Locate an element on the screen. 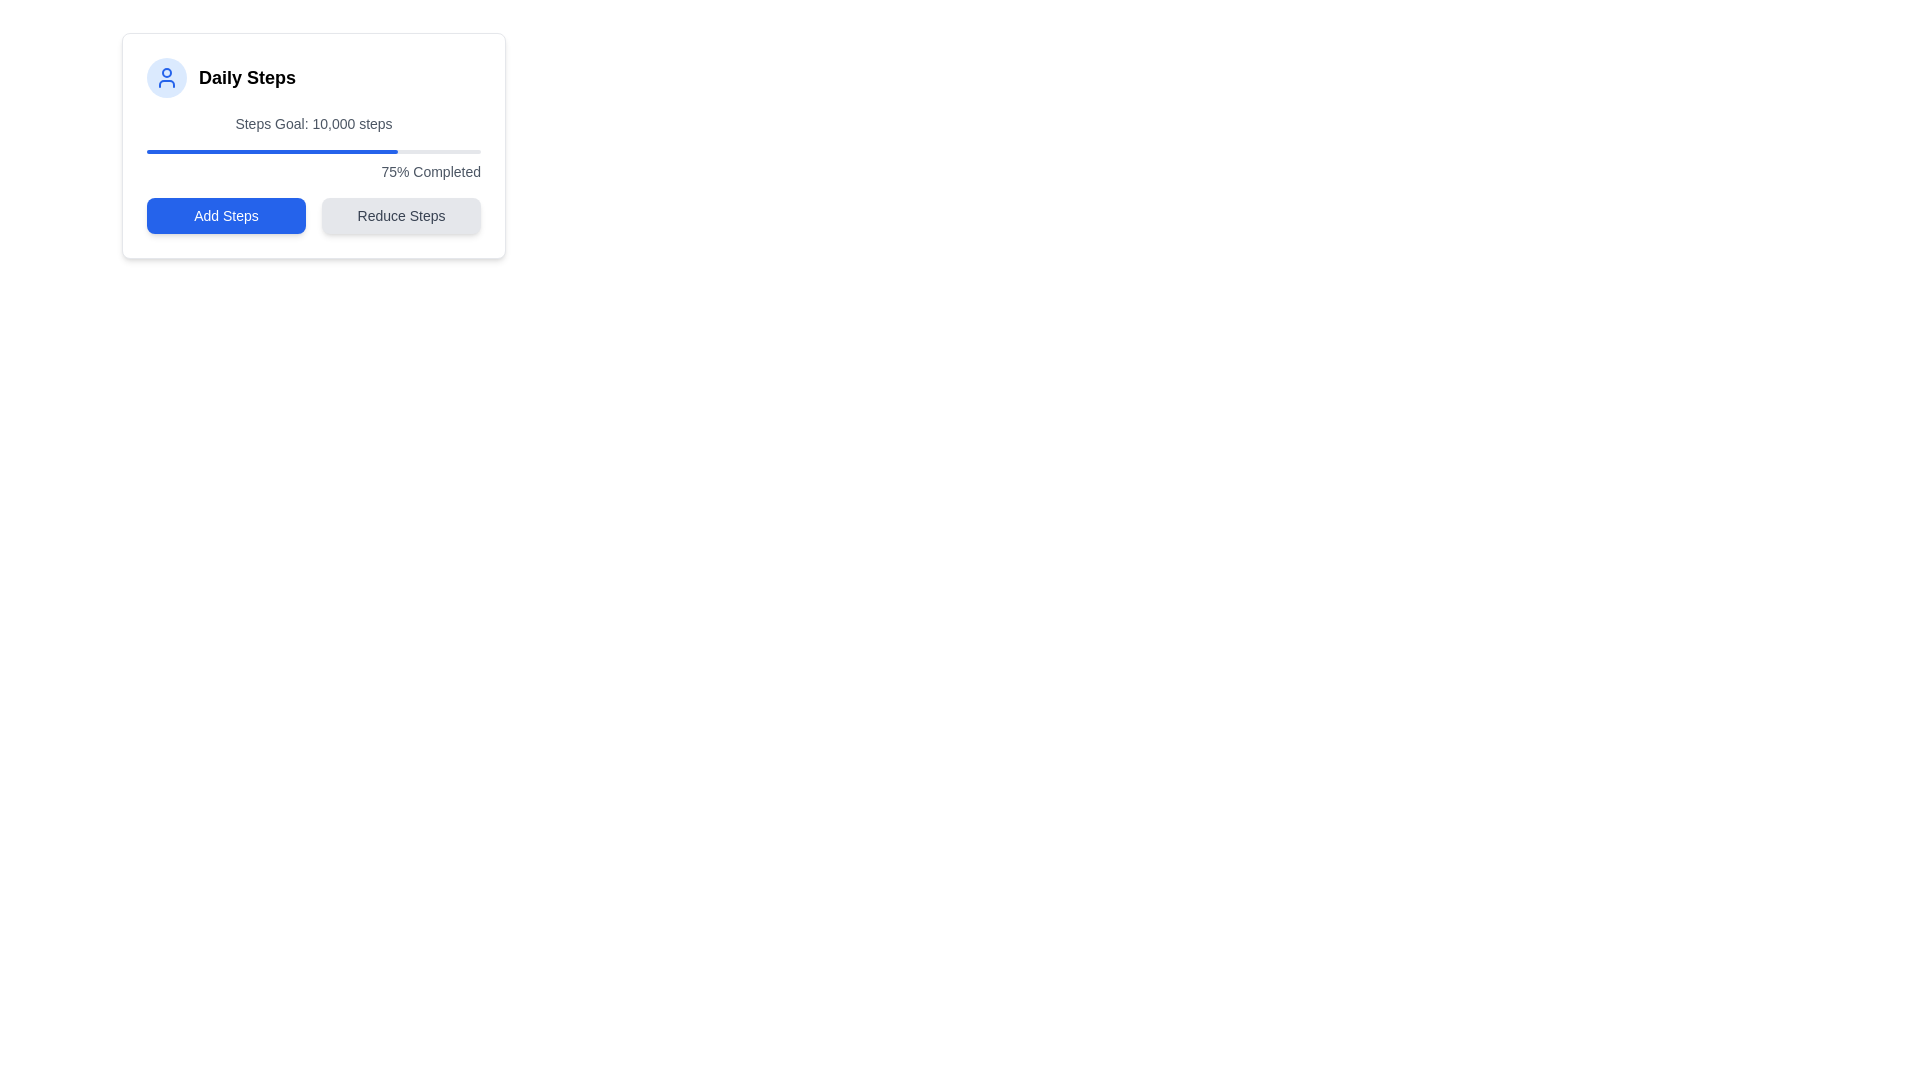  the user profile icon located at the top-left corner of the 'Daily Steps' card, which is visually represented within a circular background is located at coordinates (167, 76).